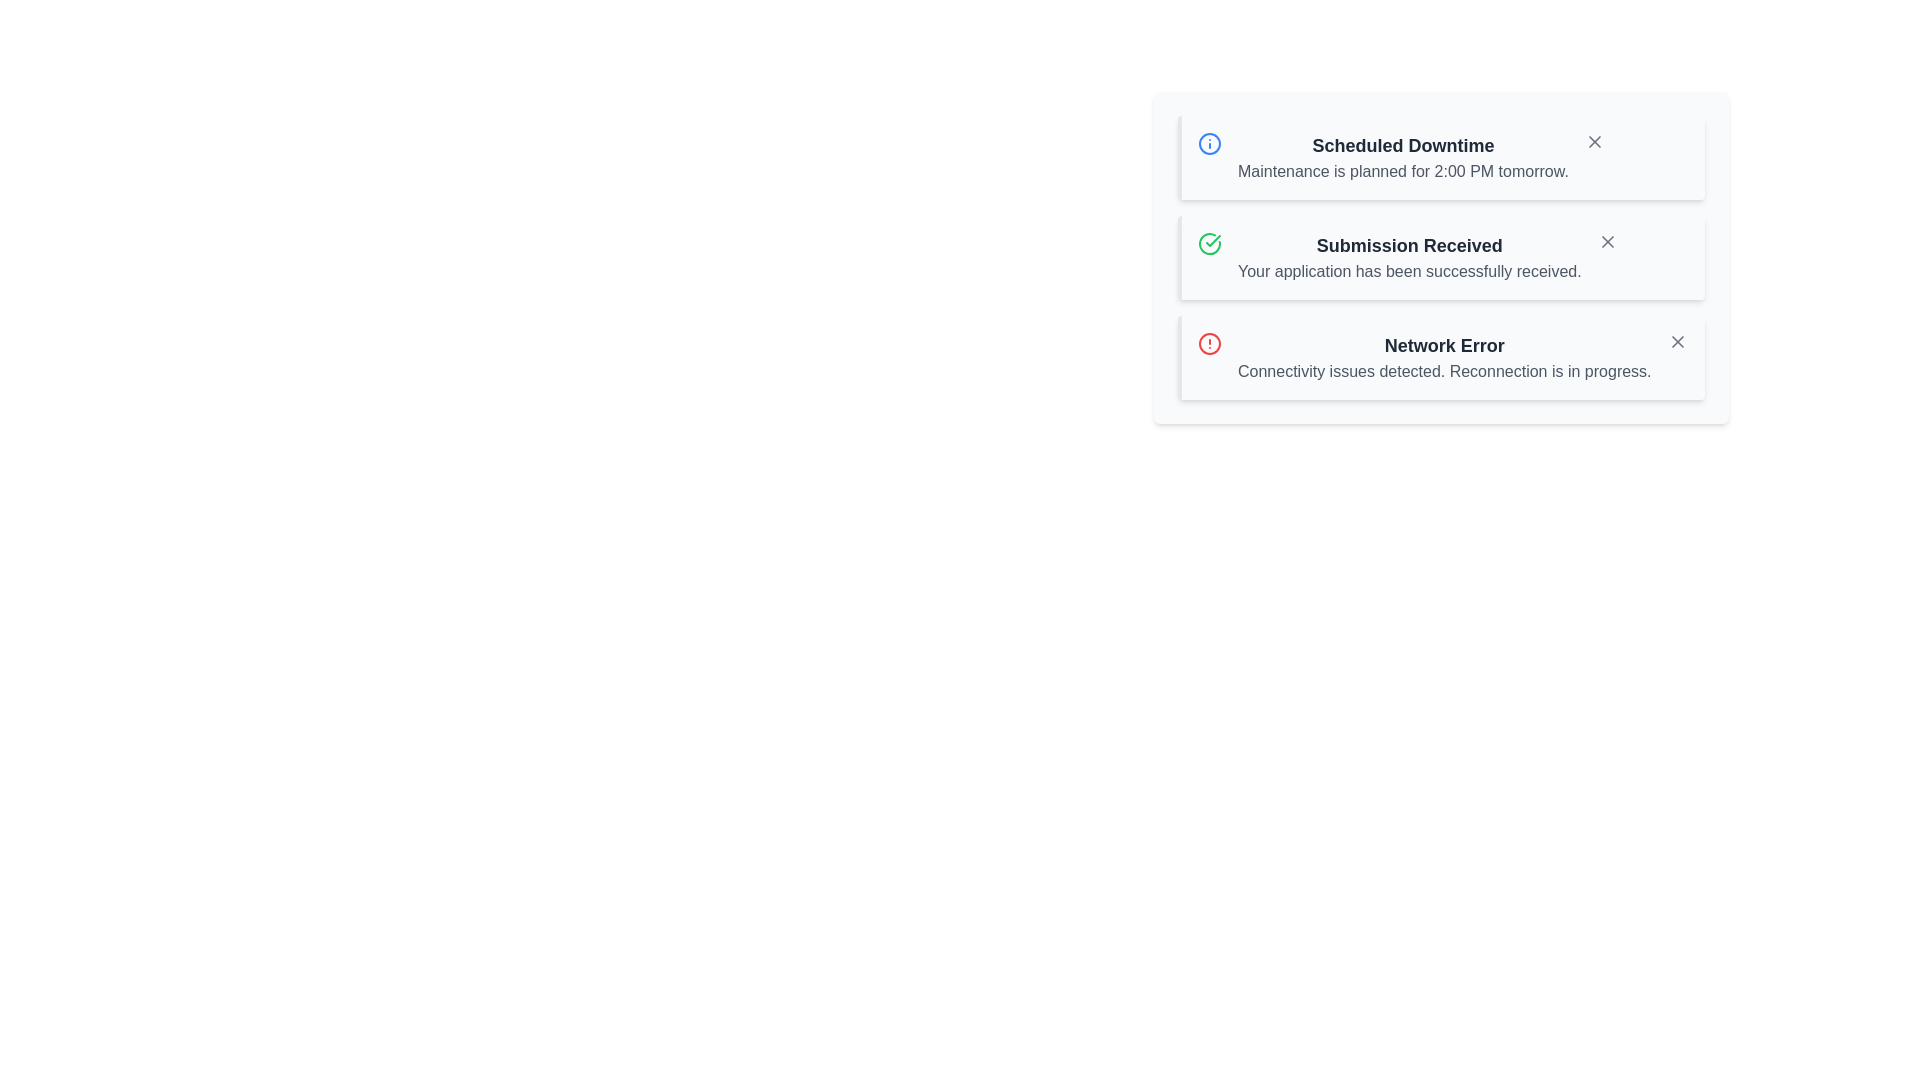 This screenshot has height=1080, width=1920. I want to click on the 'X' icon in the notification titled 'Submission Received', located at the top-right corner of the notification card, so click(1607, 241).